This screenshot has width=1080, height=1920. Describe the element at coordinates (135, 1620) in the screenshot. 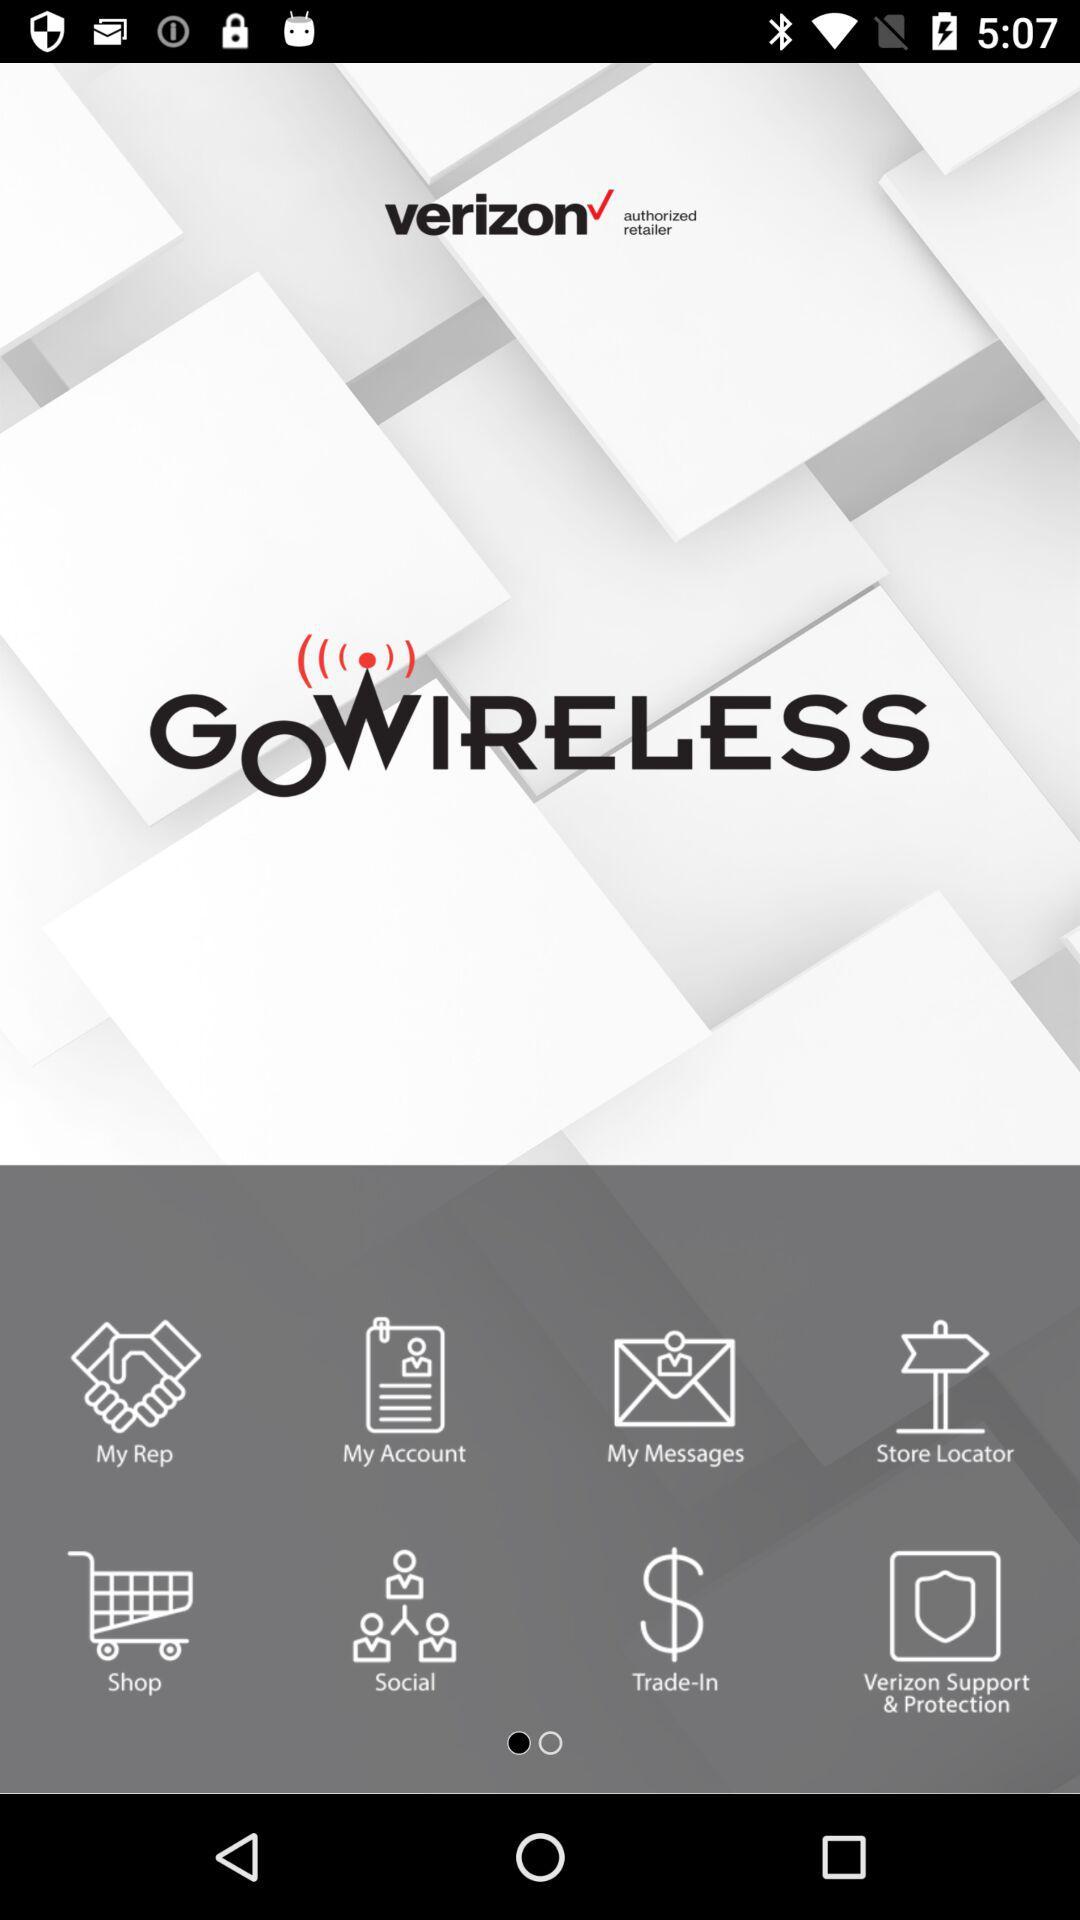

I see `shopping box option` at that location.